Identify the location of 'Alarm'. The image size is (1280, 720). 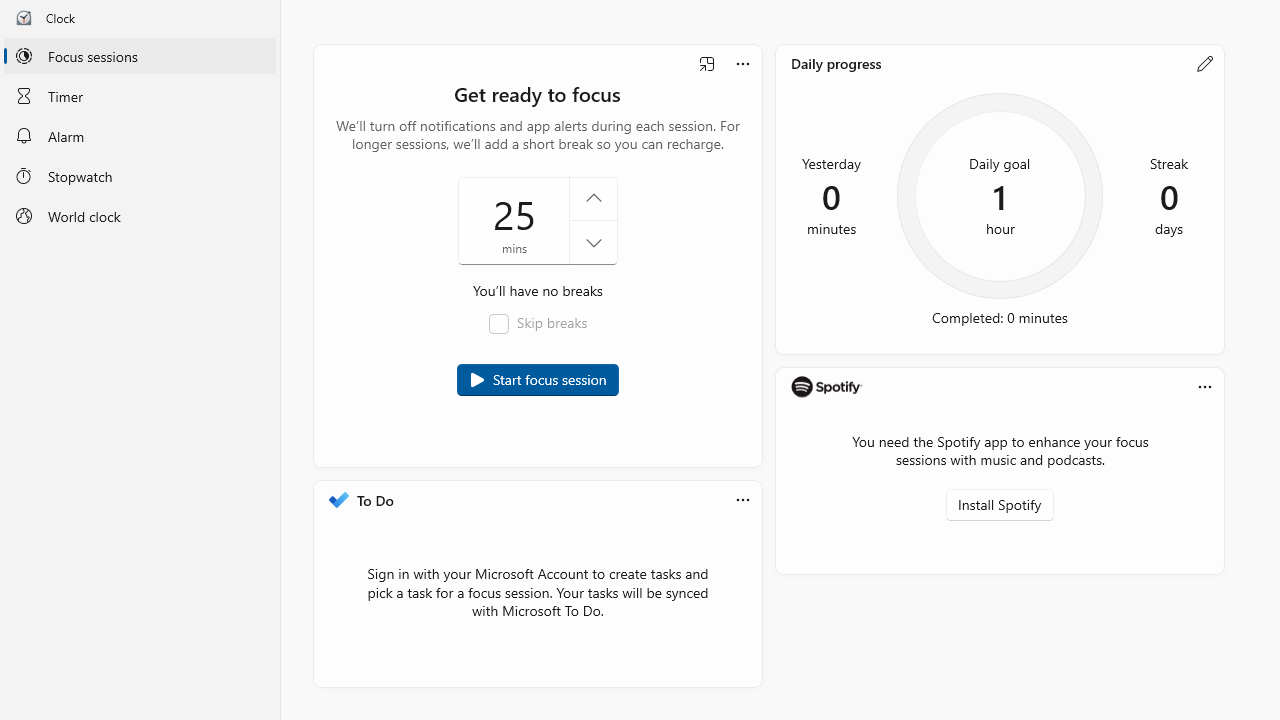
(139, 135).